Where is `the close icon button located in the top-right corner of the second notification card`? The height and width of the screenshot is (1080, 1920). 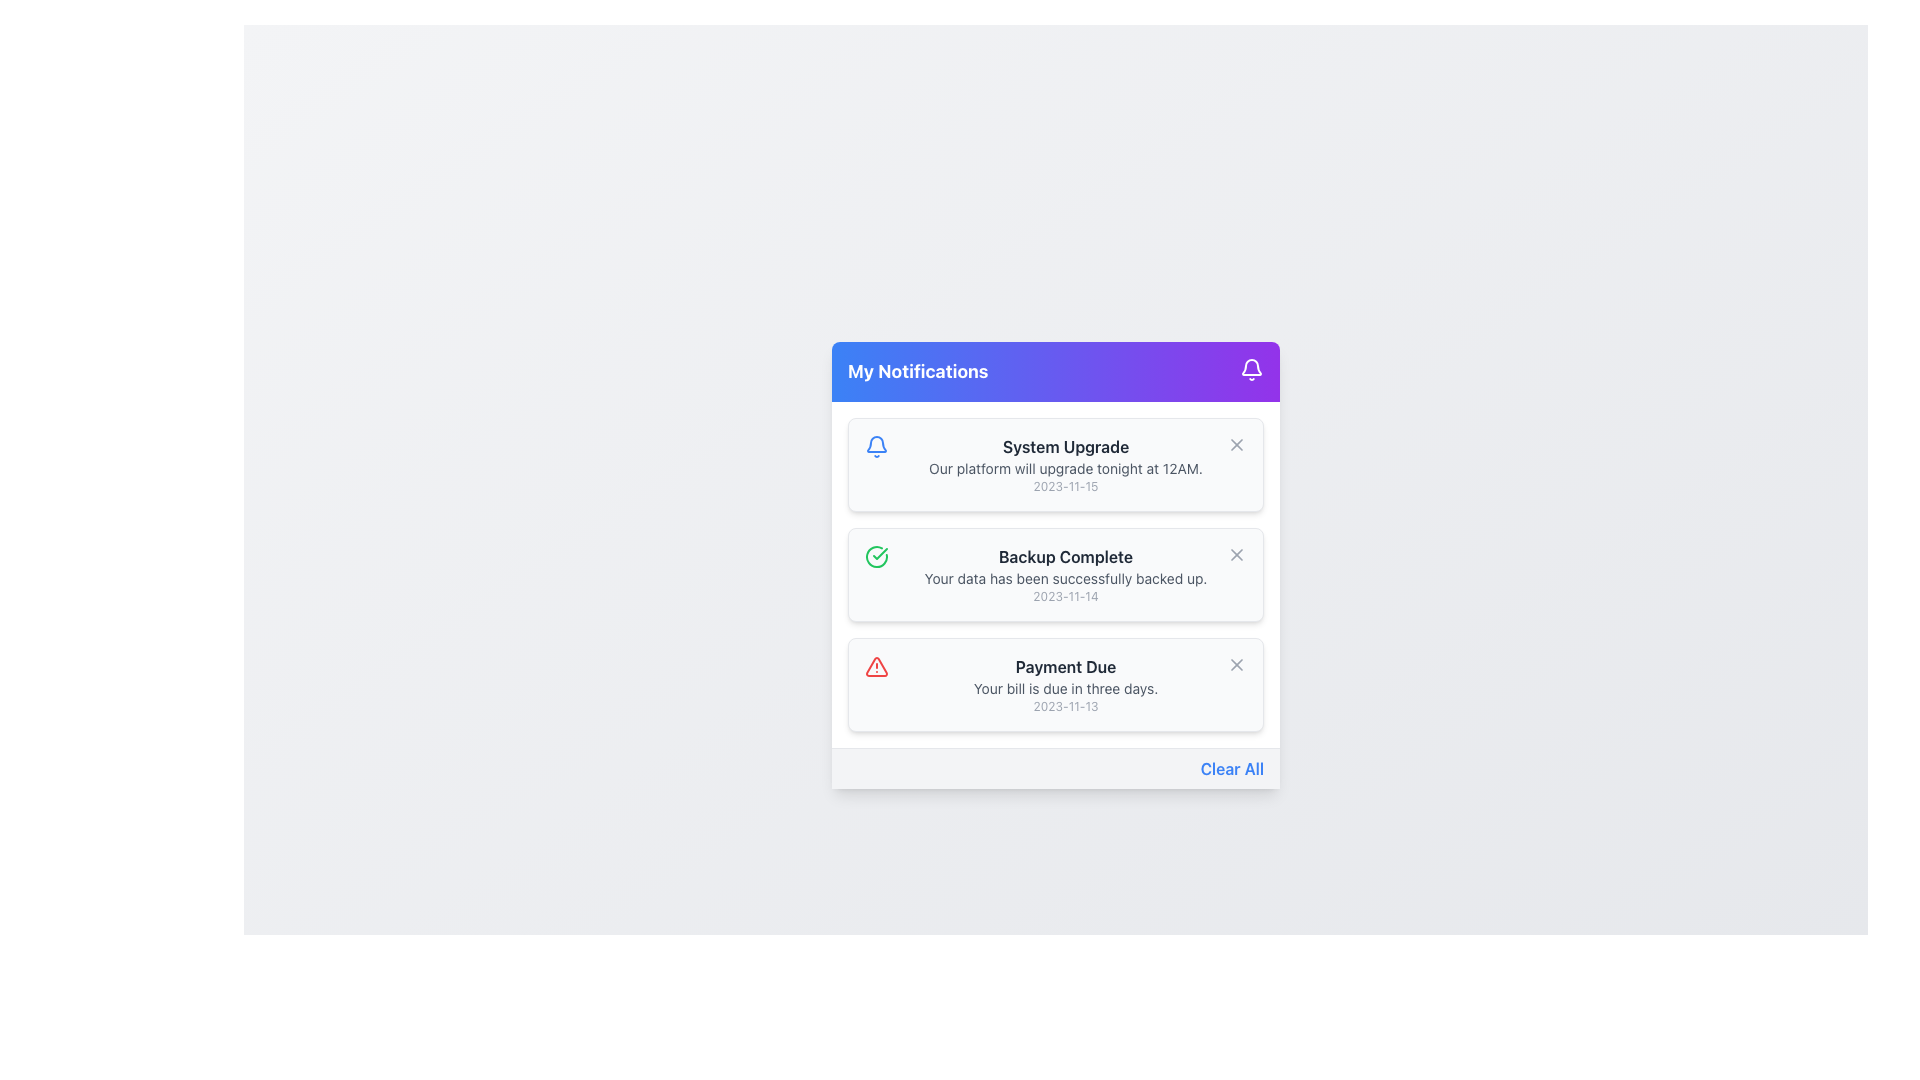
the close icon button located in the top-right corner of the second notification card is located at coordinates (1236, 443).